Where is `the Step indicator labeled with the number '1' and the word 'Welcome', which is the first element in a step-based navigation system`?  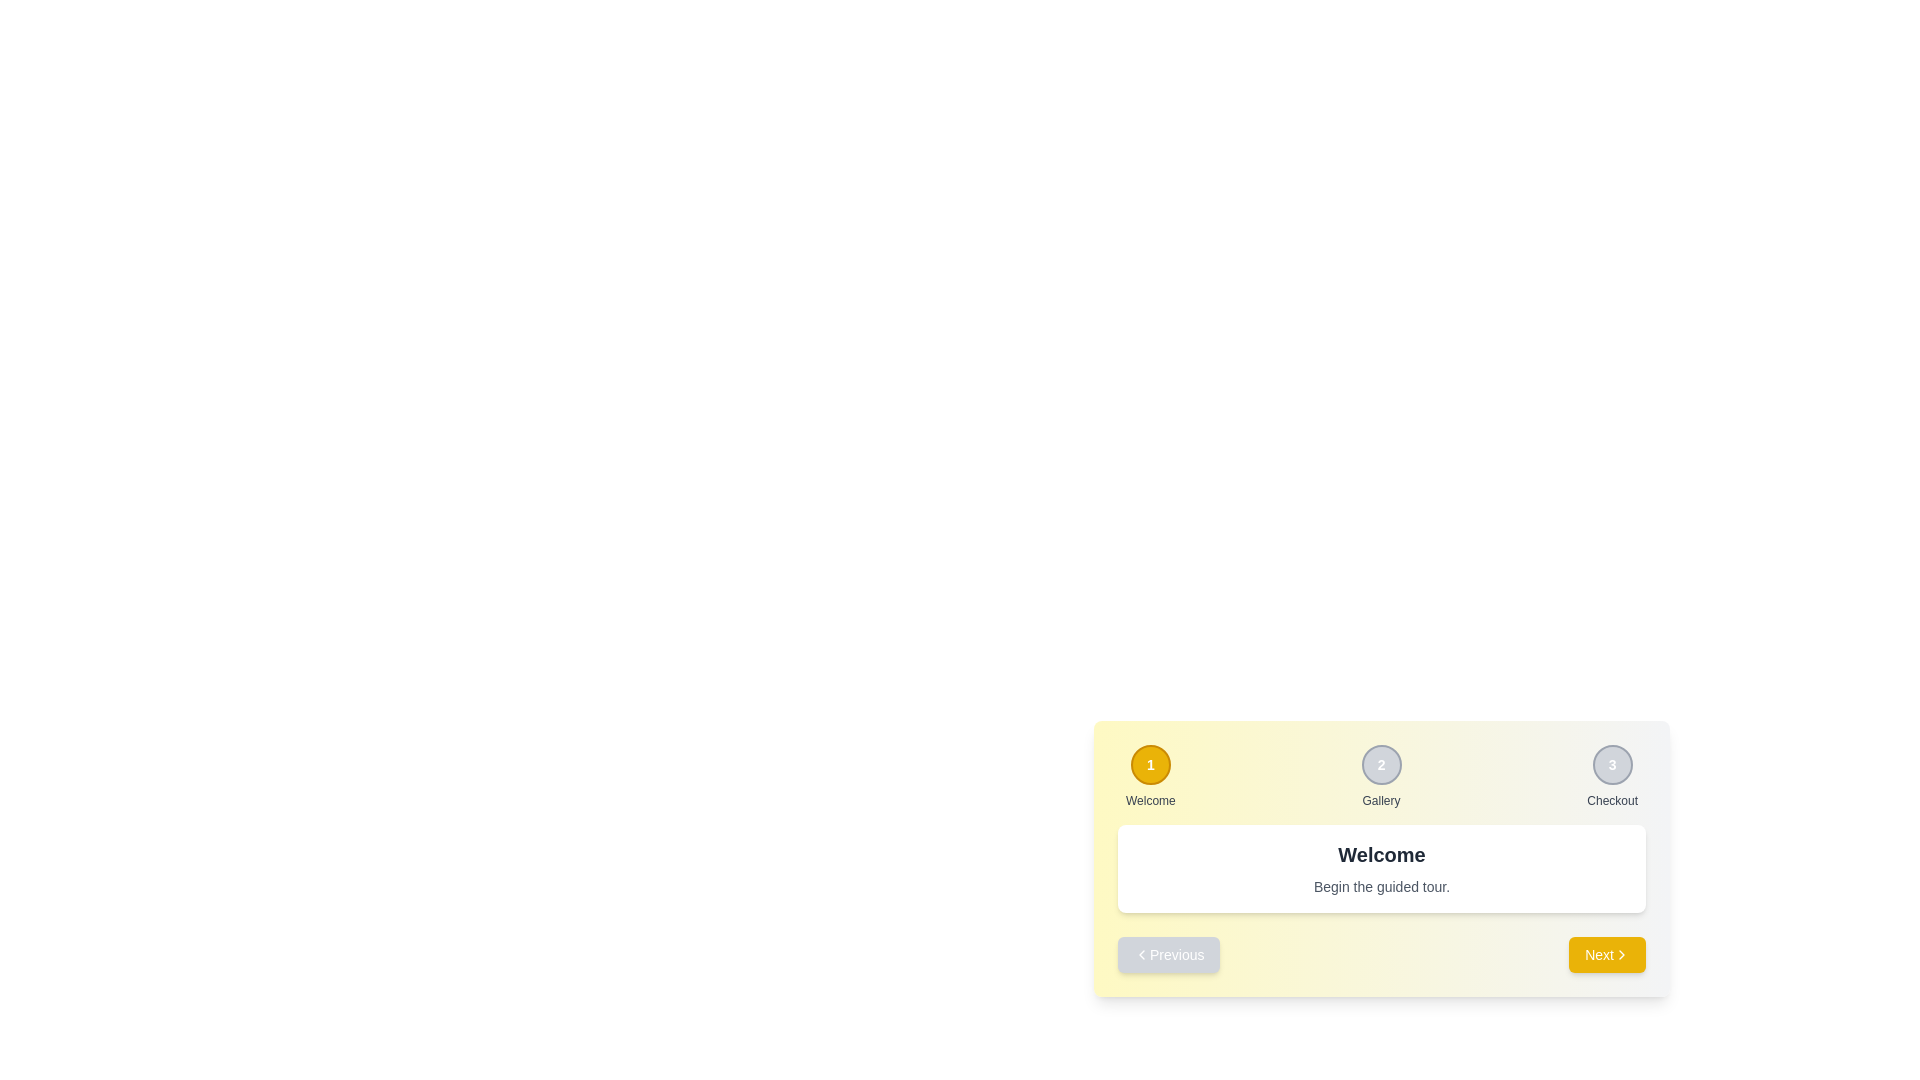
the Step indicator labeled with the number '1' and the word 'Welcome', which is the first element in a step-based navigation system is located at coordinates (1150, 775).